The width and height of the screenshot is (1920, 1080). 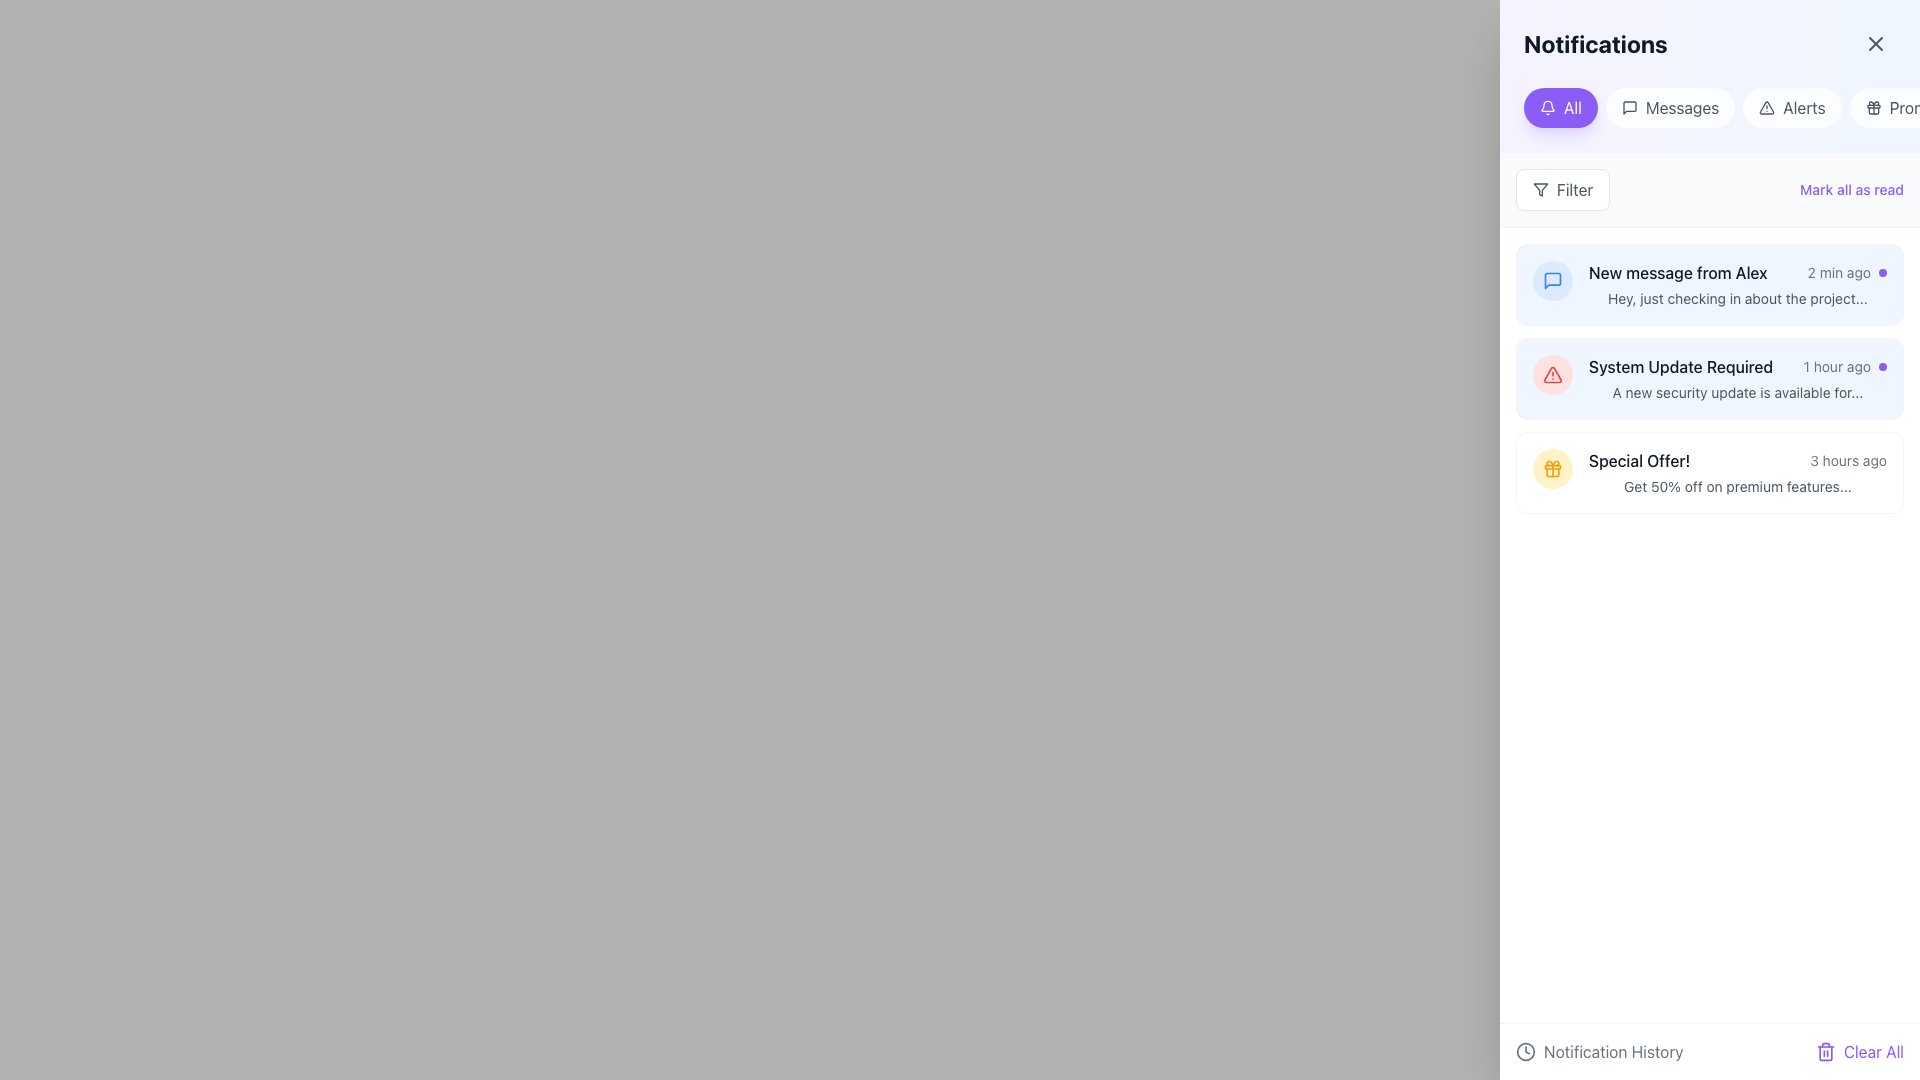 I want to click on the icon representing the 'Alerts' category located near the left side of the 'Alerts' tab, so click(x=1767, y=108).